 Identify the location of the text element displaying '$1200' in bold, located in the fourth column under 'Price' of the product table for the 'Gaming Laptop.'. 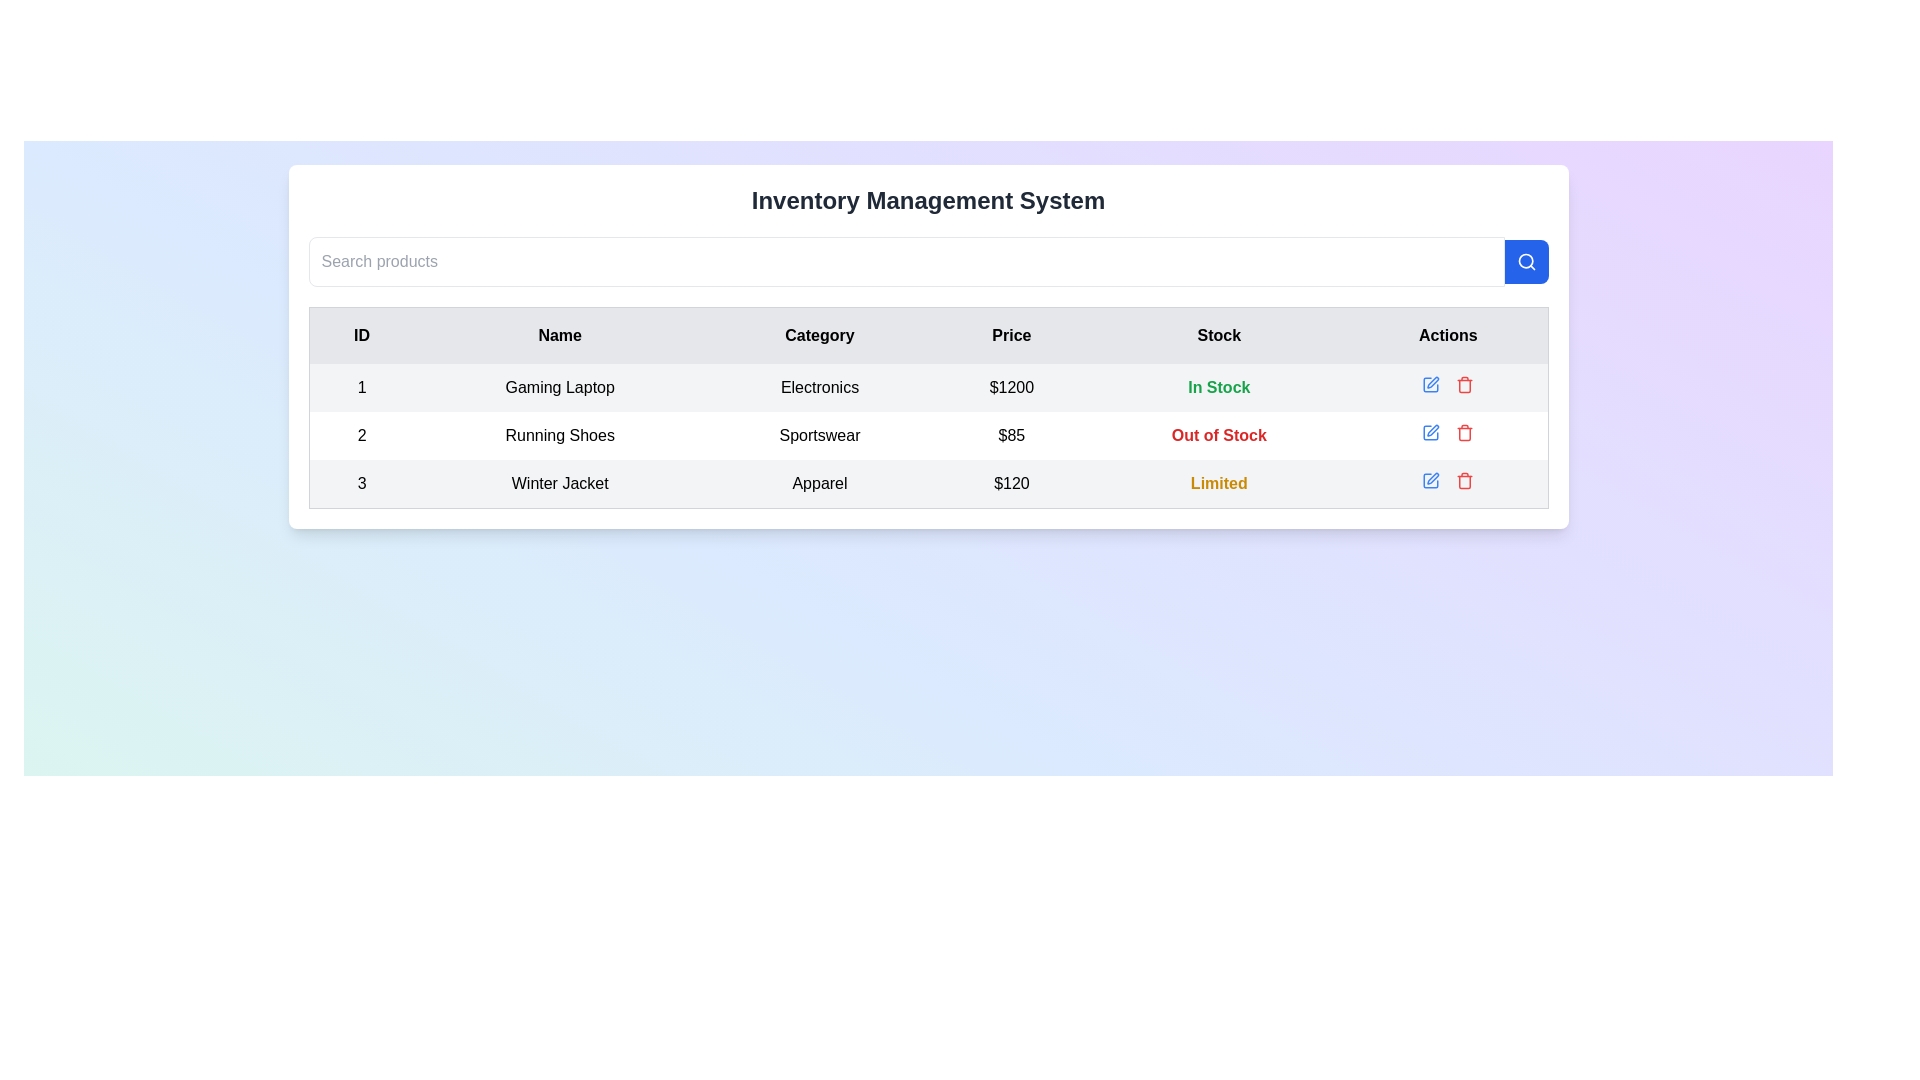
(1011, 388).